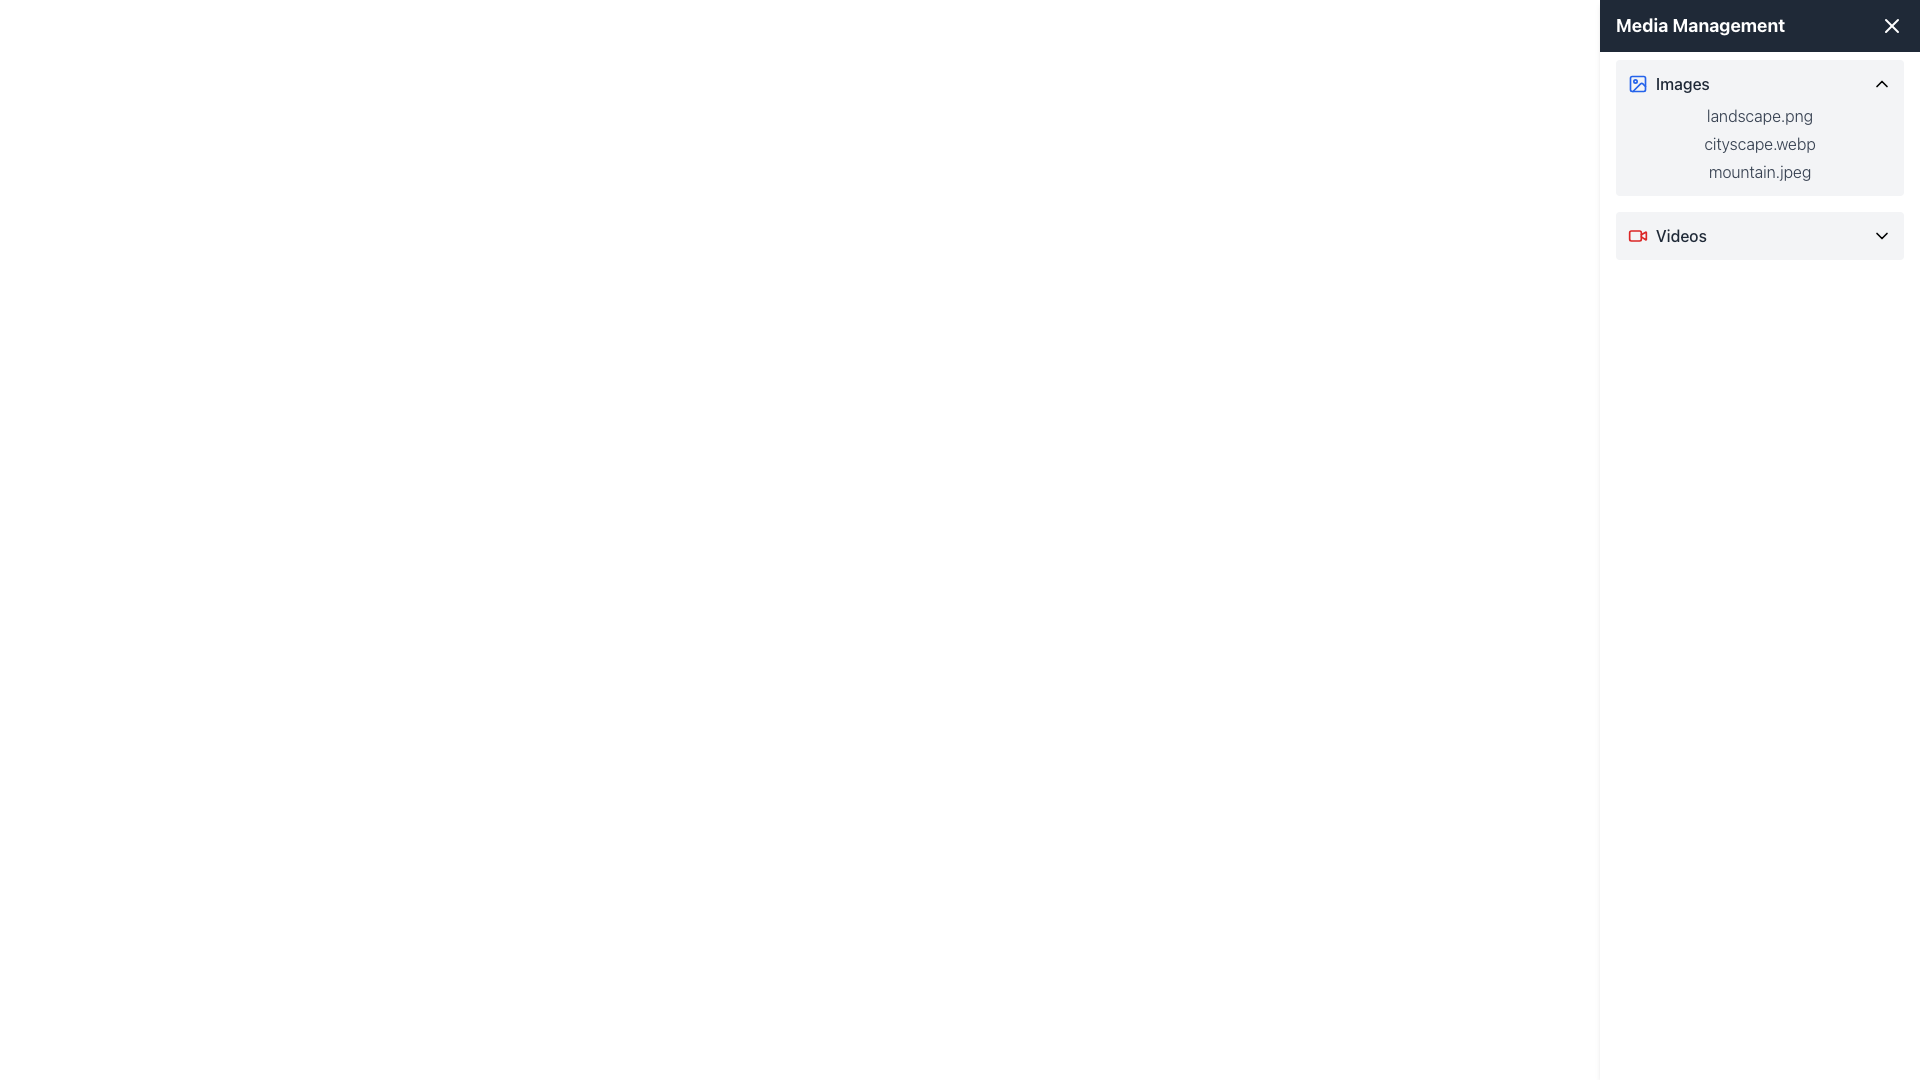 The height and width of the screenshot is (1080, 1920). What do you see at coordinates (1880, 83) in the screenshot?
I see `the Chevron icon located to the right of the 'Images' label in the 'Media Management' side panel to receive UI feedback` at bounding box center [1880, 83].